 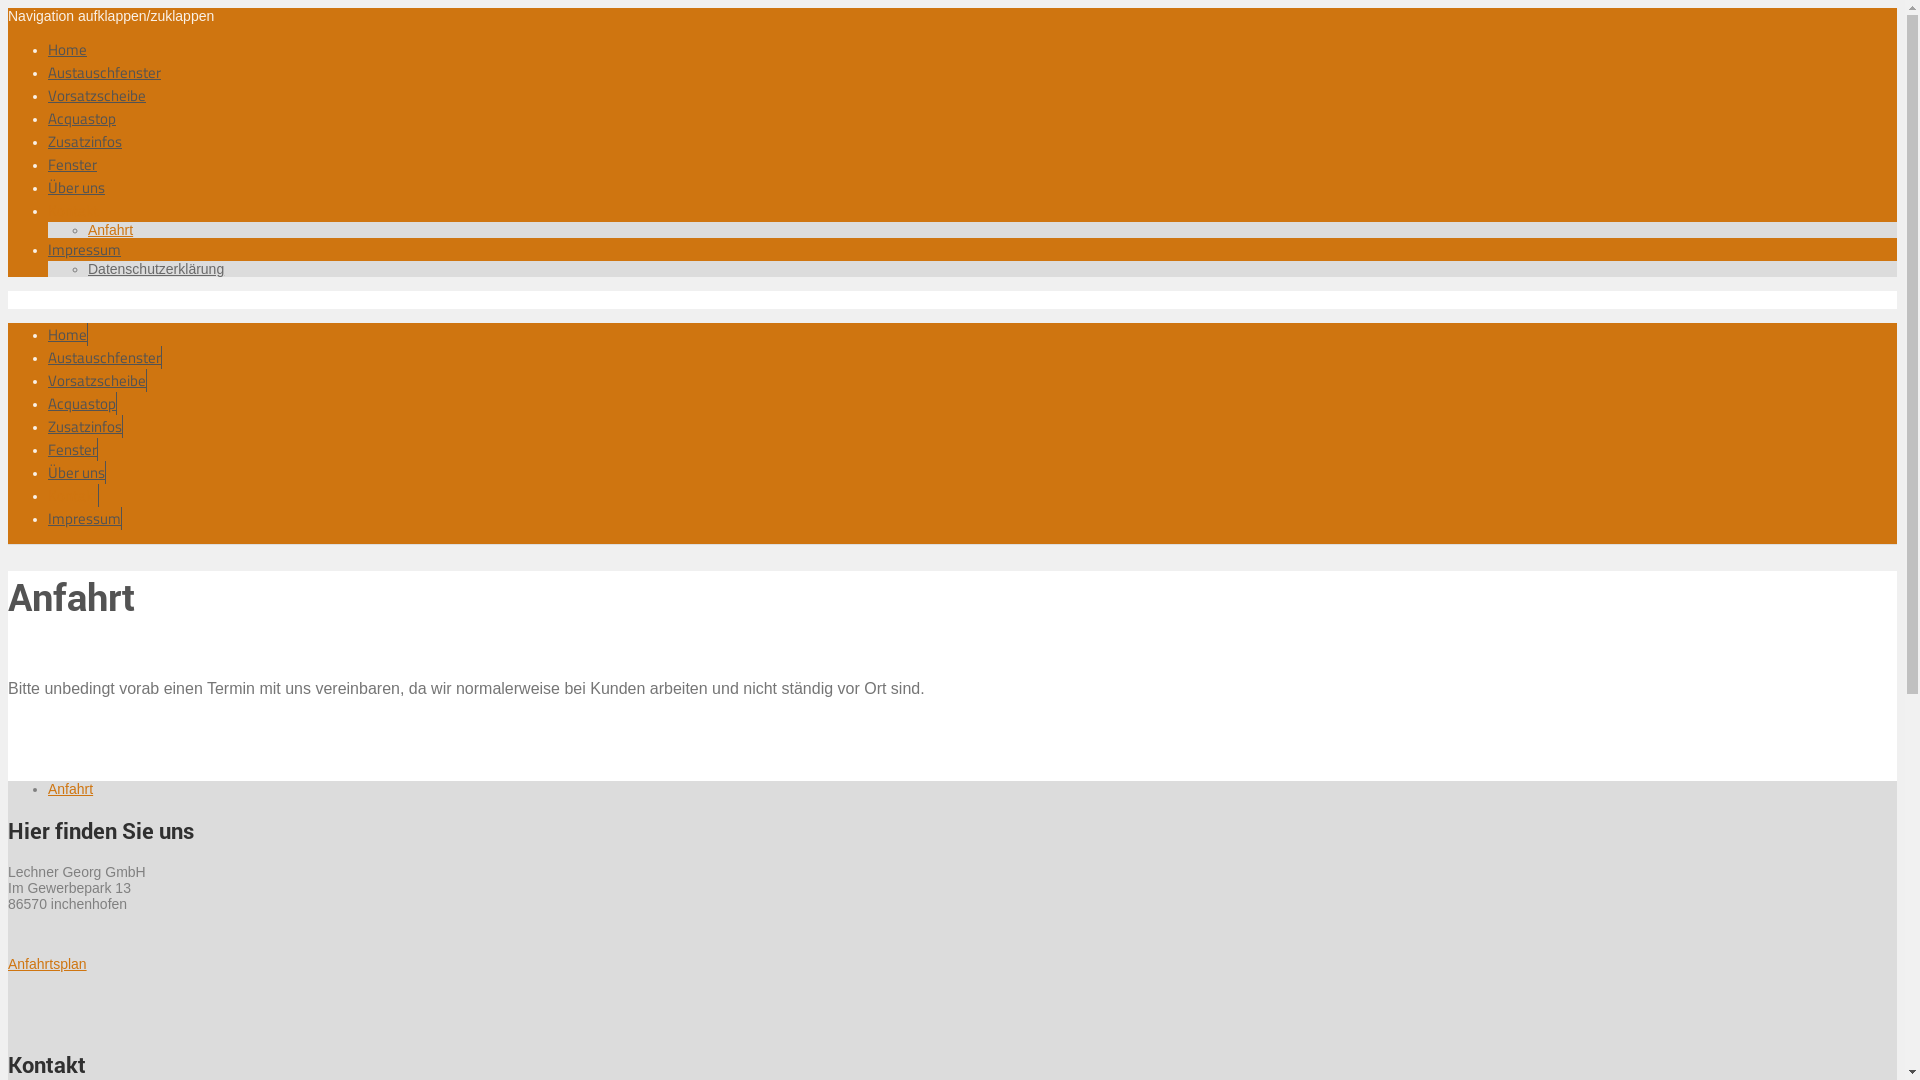 I want to click on 'Anfahrt', so click(x=109, y=229).